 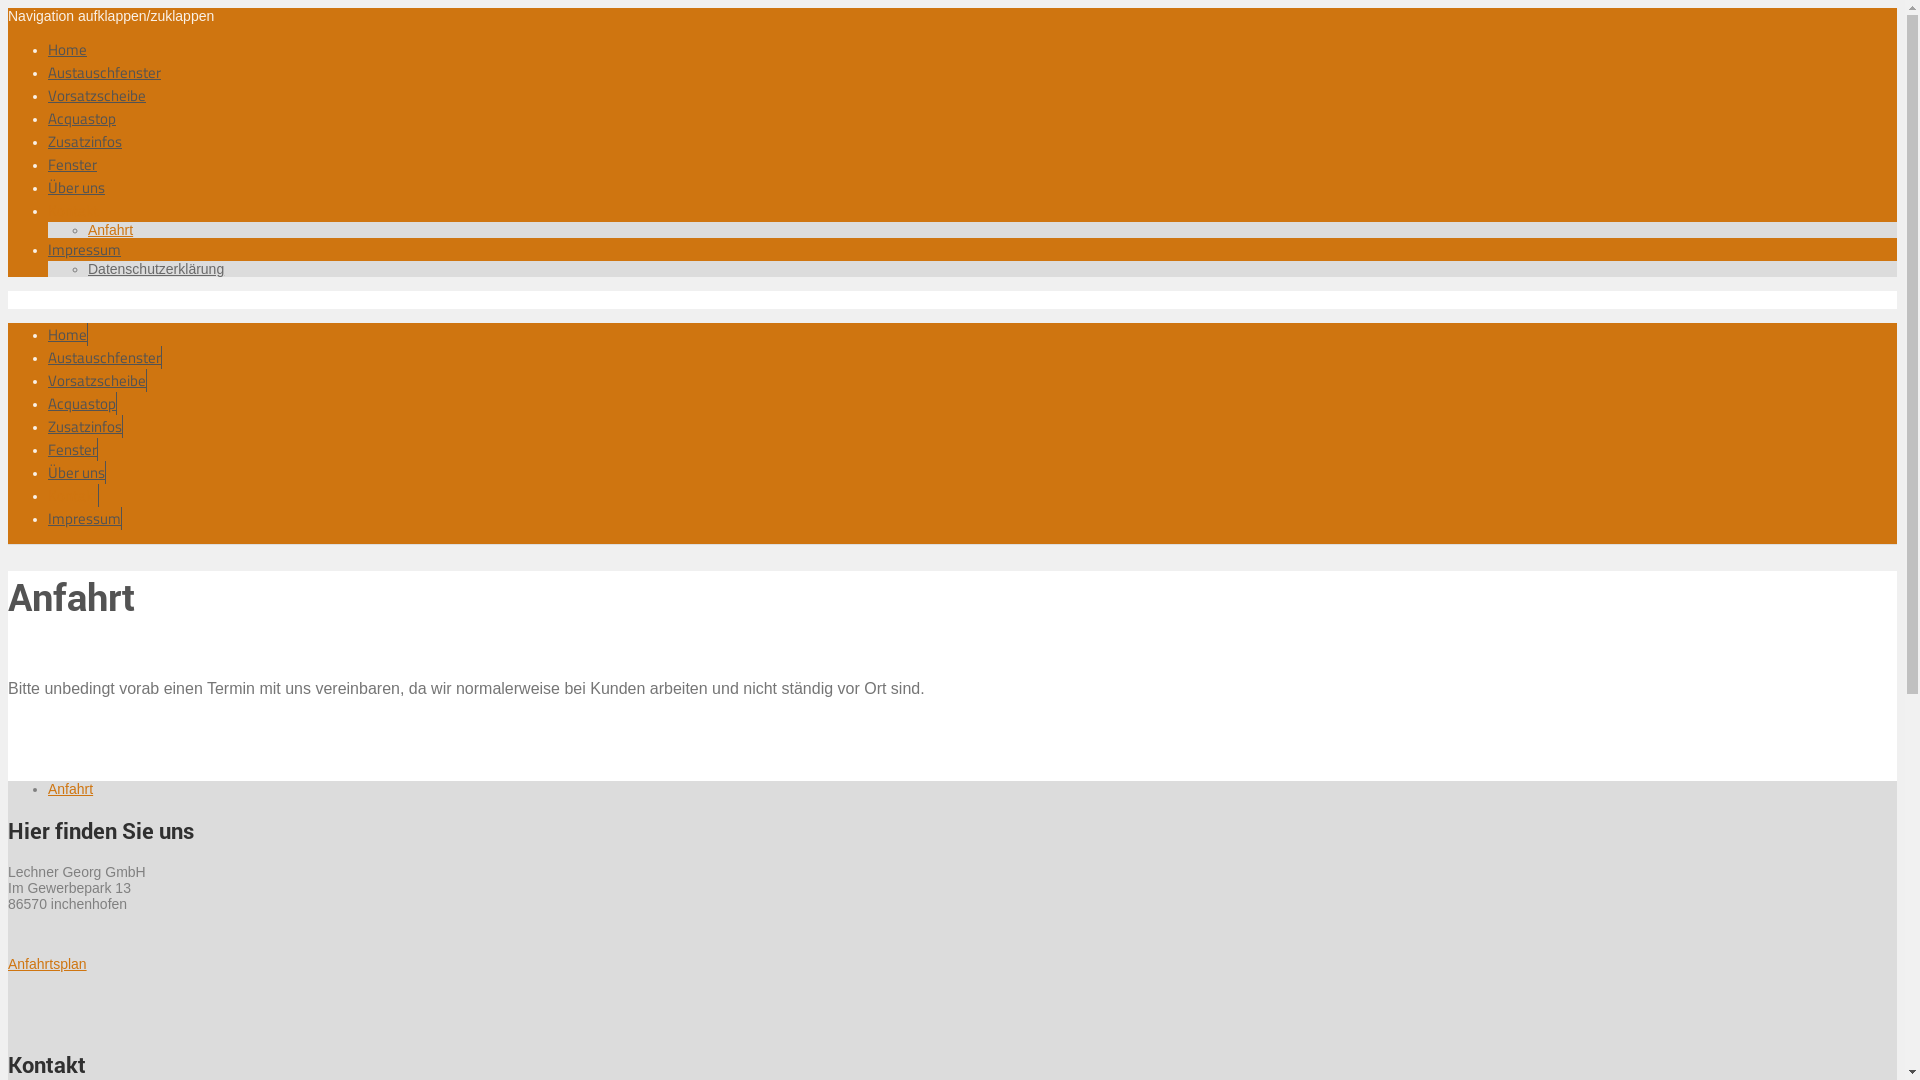 I want to click on 'Anfahrt', so click(x=109, y=229).